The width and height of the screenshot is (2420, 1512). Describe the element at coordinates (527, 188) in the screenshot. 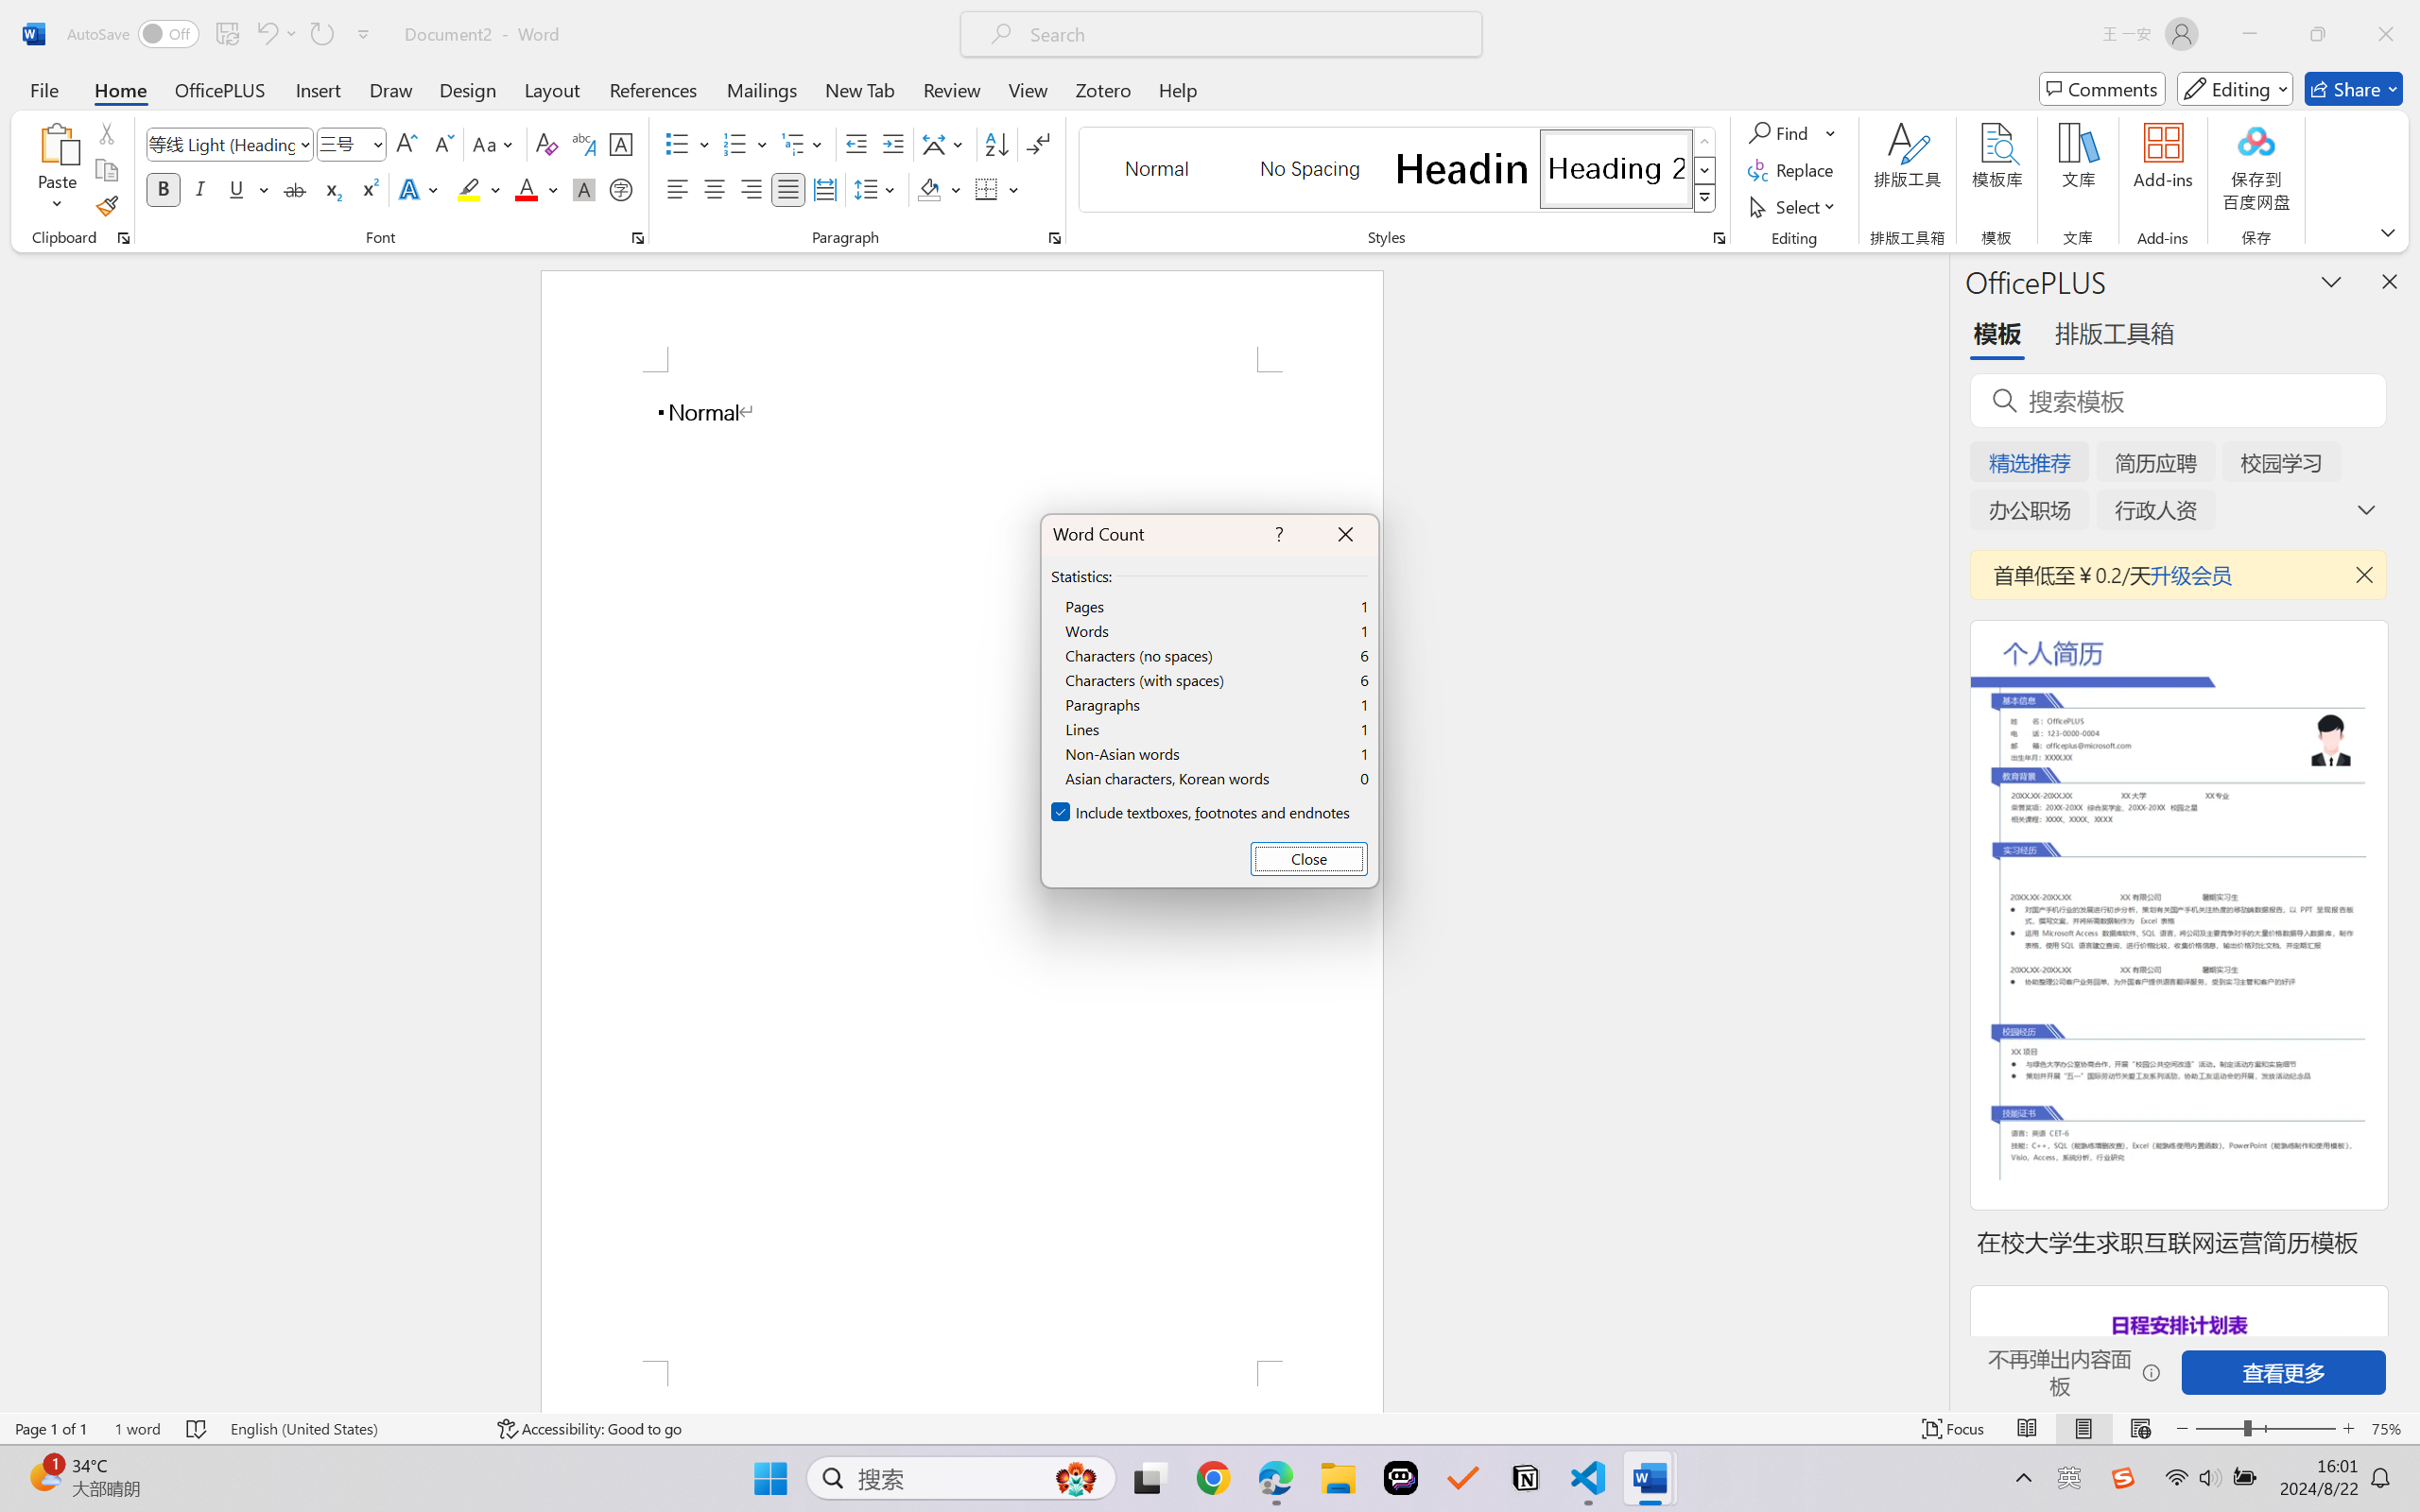

I see `'Font Color Red'` at that location.